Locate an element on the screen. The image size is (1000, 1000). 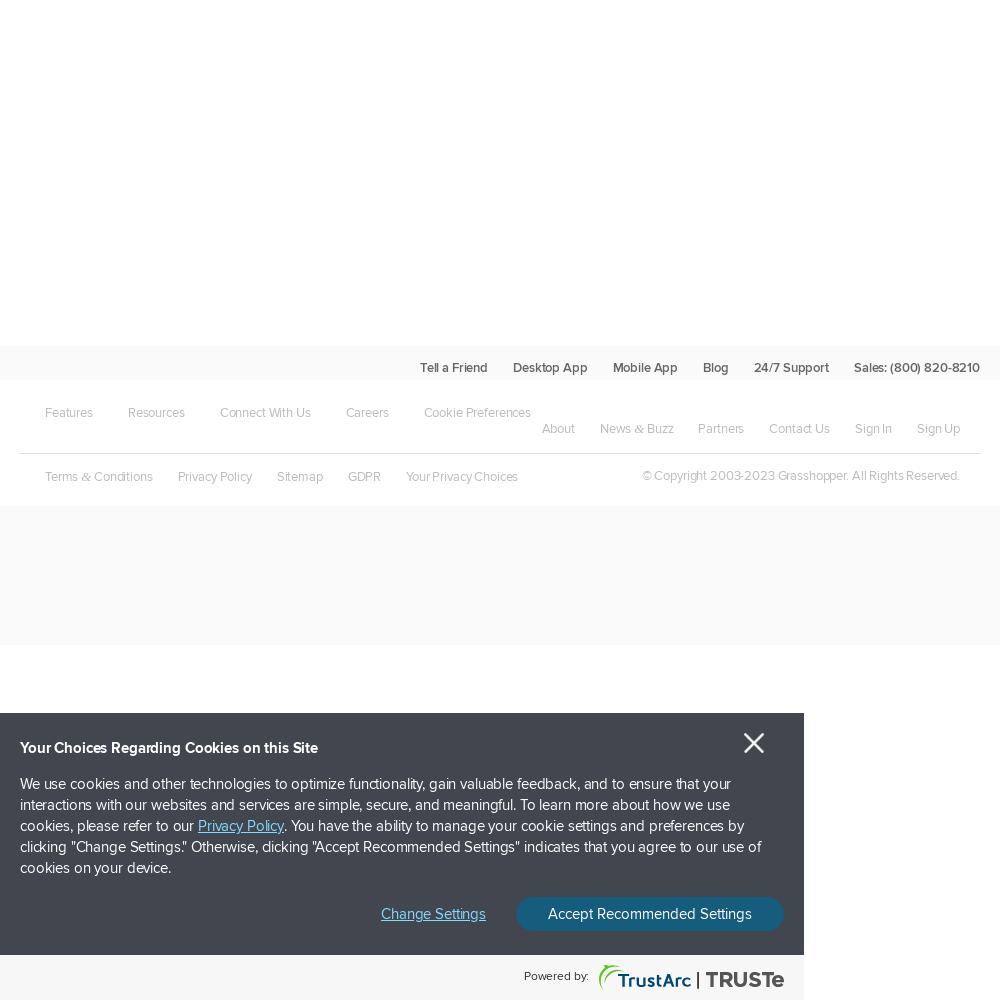
'Resources' is located at coordinates (155, 412).